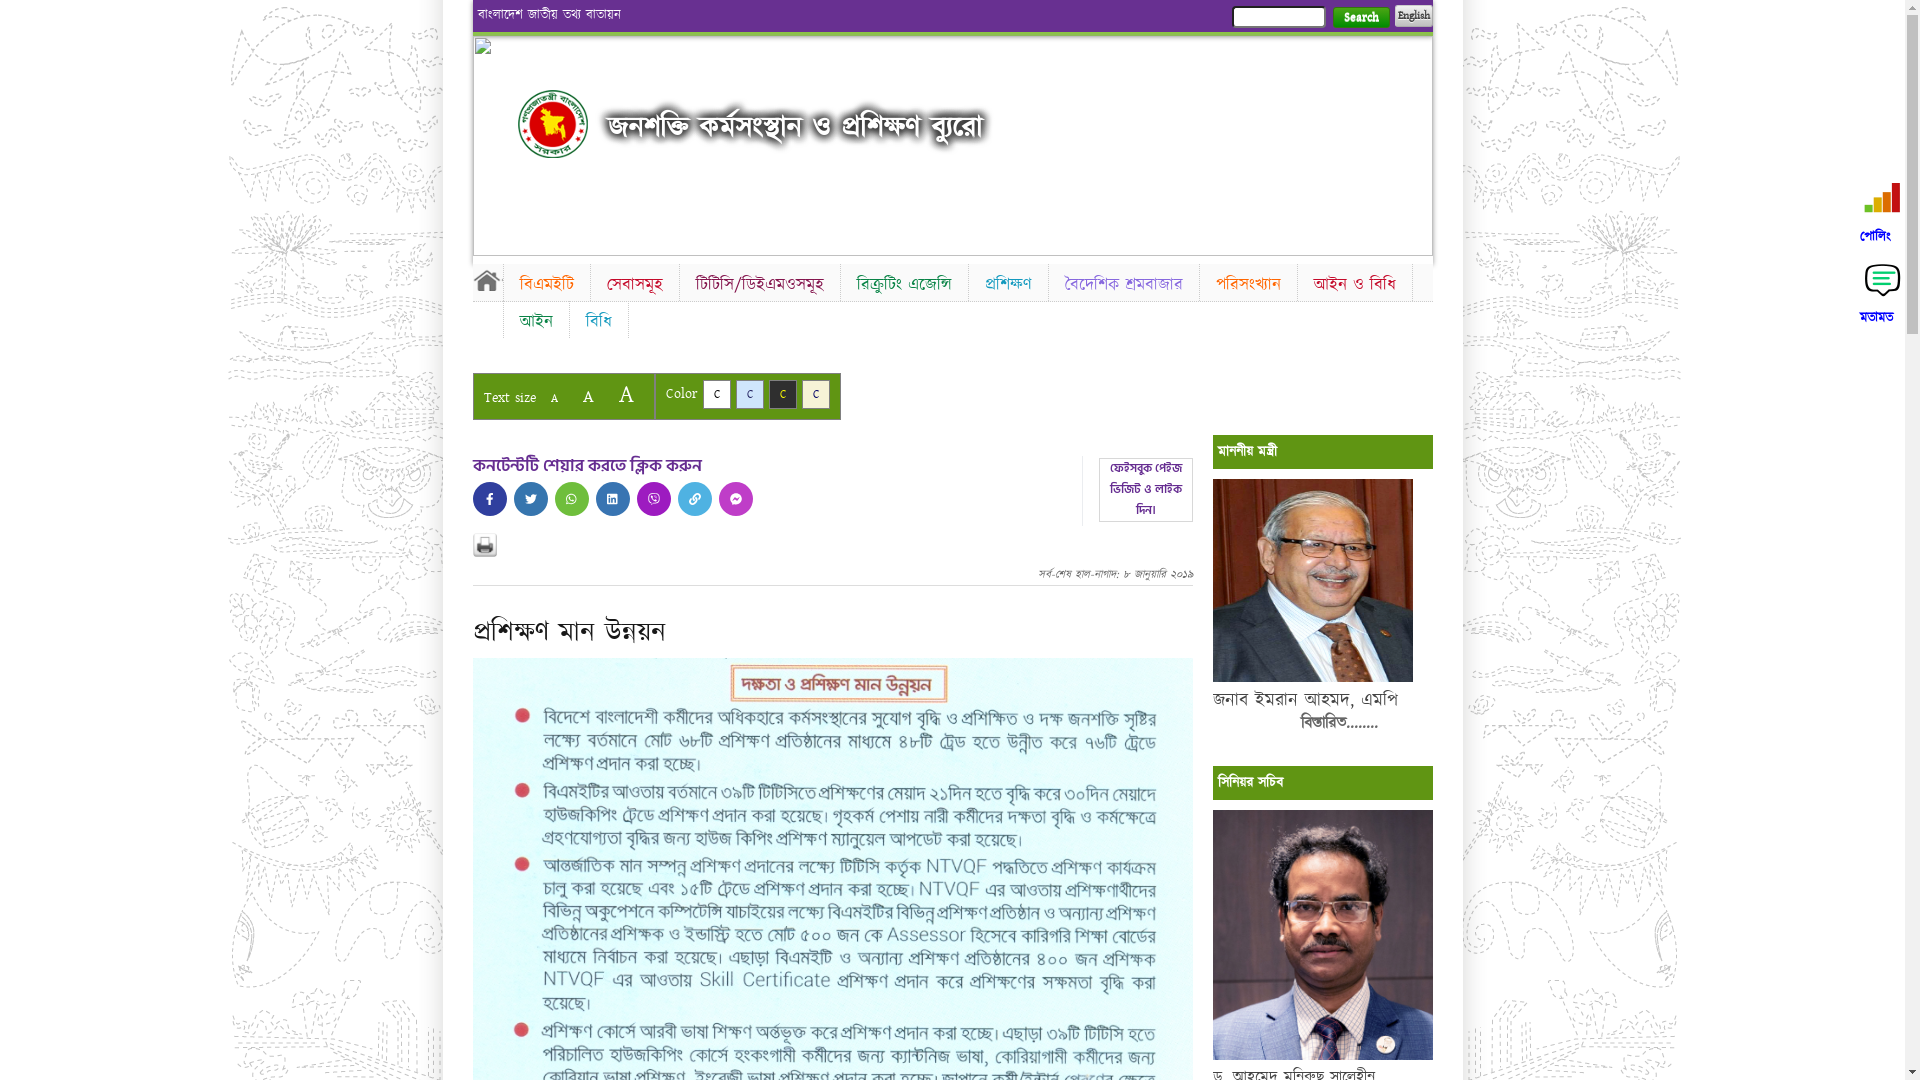  Describe the element at coordinates (539, 398) in the screenshot. I see `'A'` at that location.